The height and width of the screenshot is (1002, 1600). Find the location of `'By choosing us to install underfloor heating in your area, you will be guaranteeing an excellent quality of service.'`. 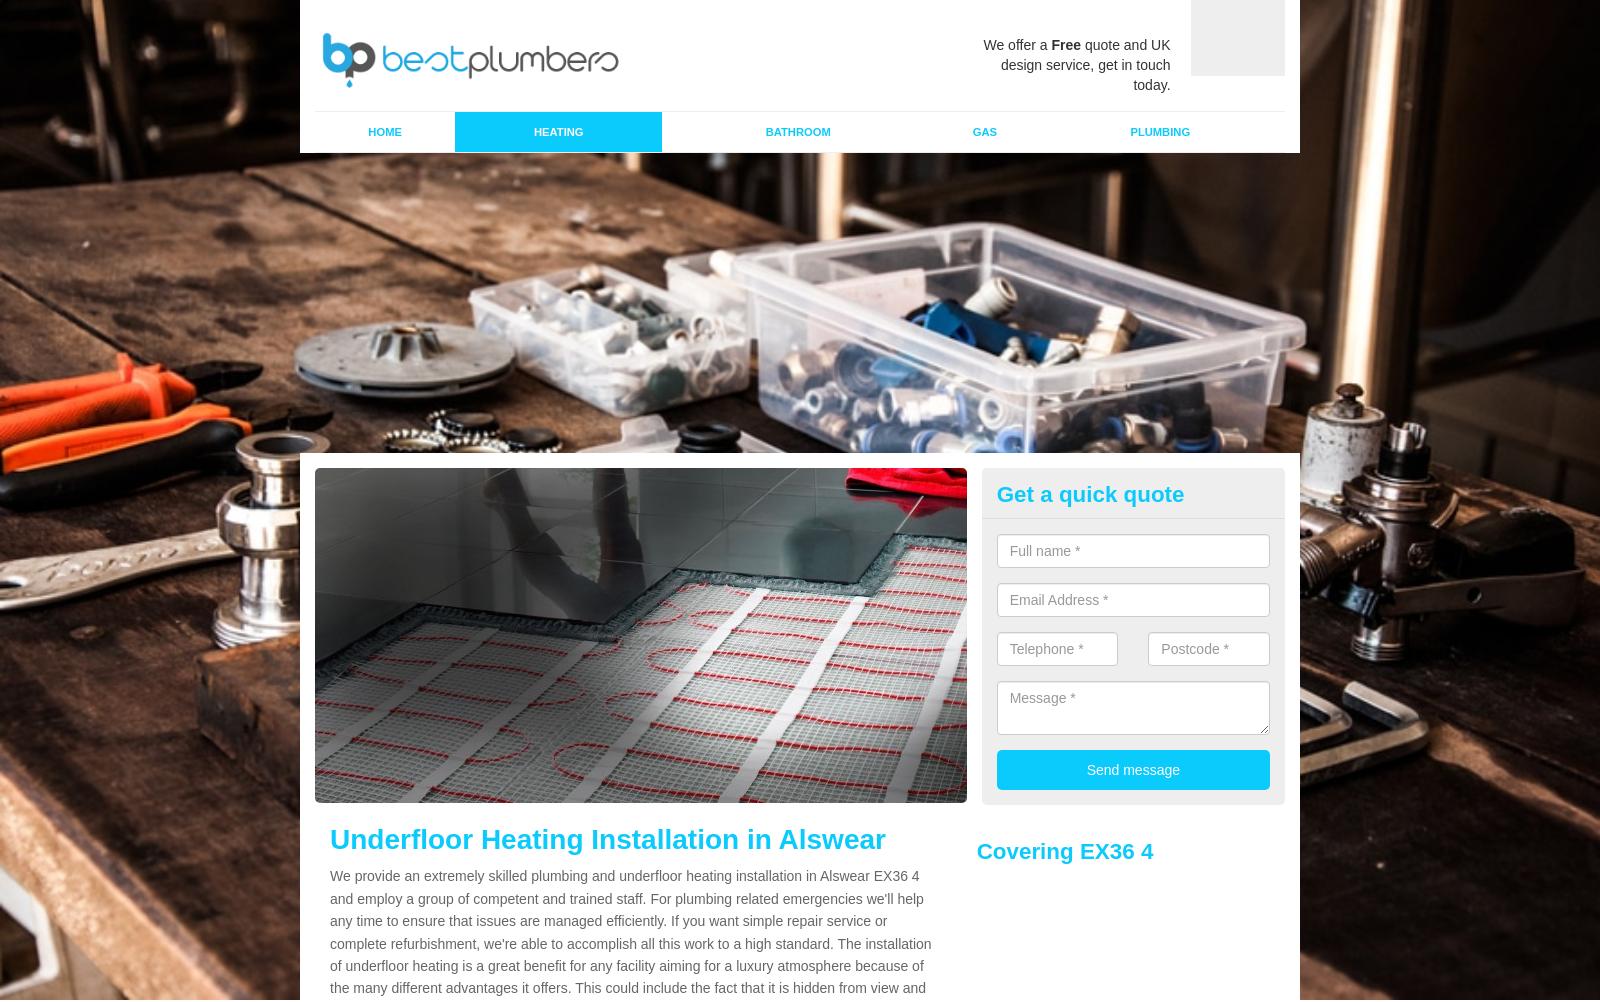

'By choosing us to install underfloor heating in your area, you will be guaranteeing an excellent quality of service.' is located at coordinates (687, 869).